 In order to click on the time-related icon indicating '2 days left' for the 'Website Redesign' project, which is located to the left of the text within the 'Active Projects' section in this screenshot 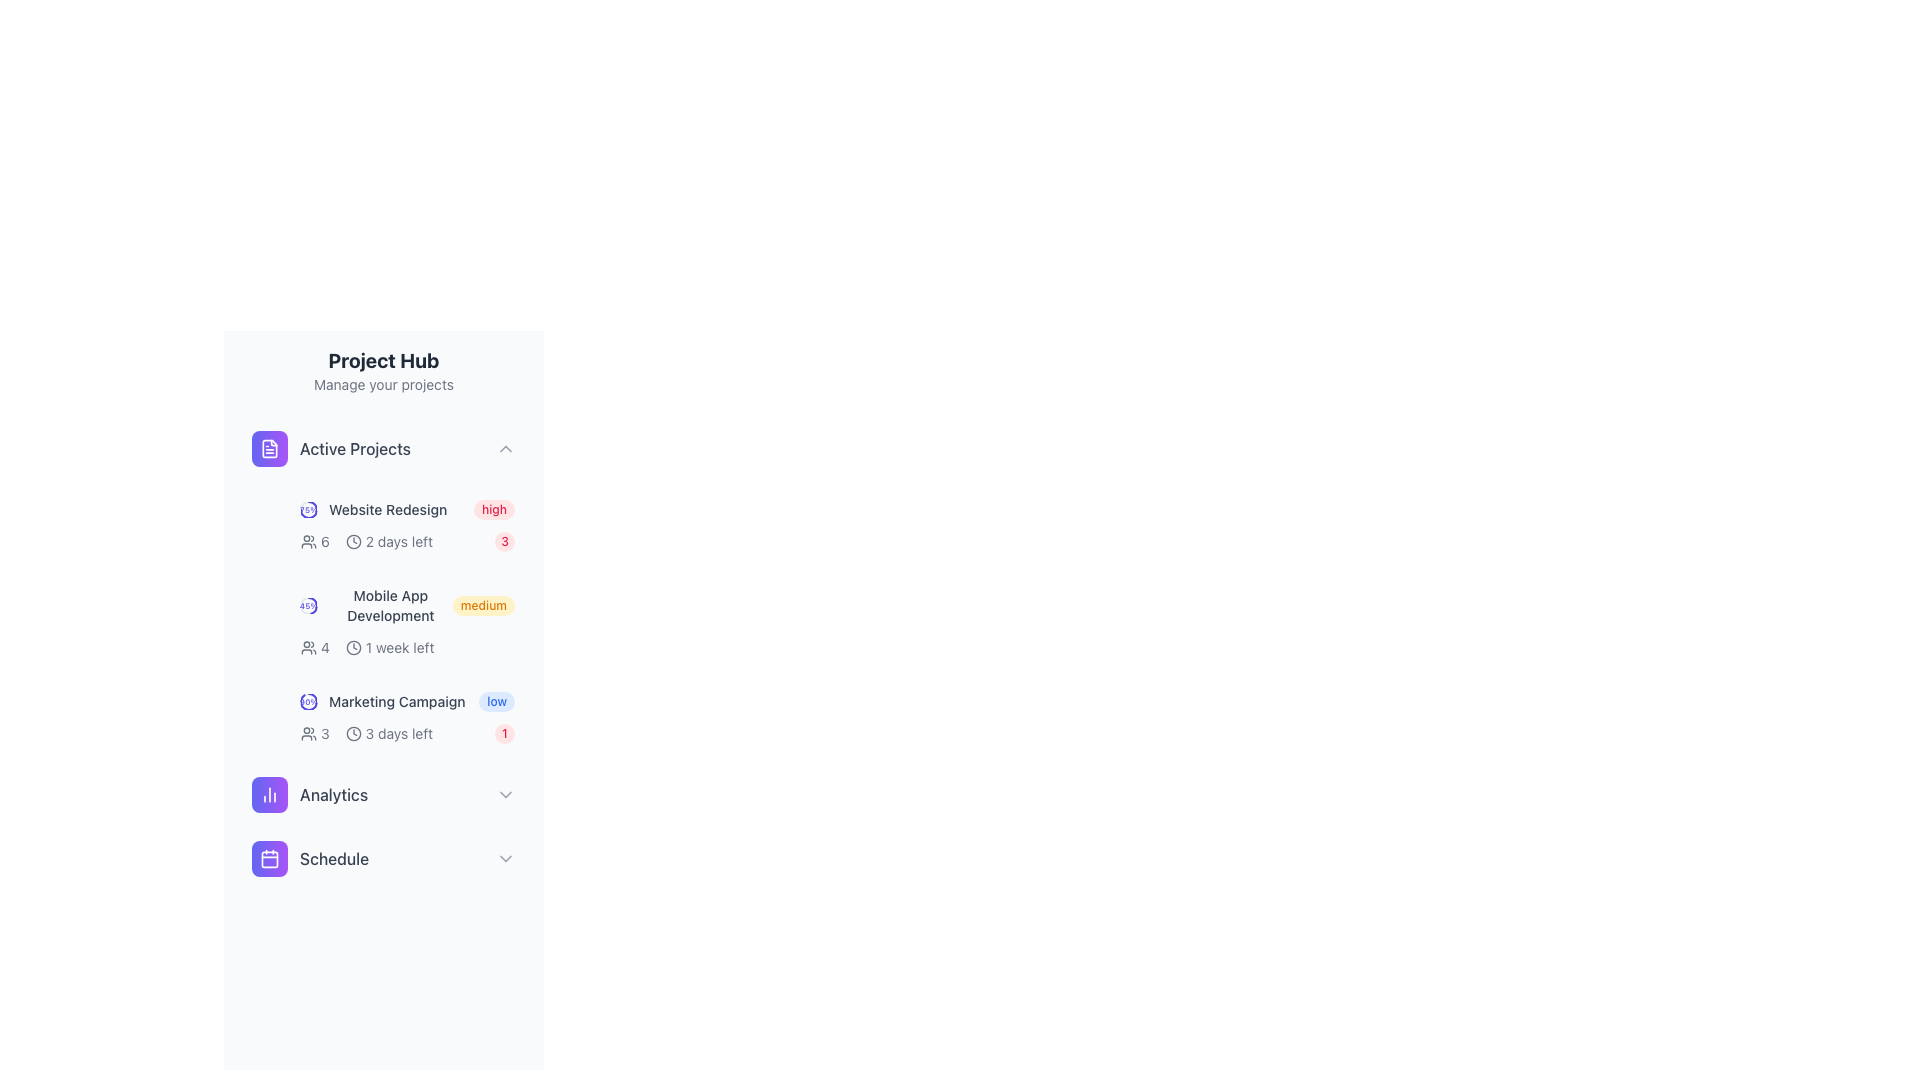, I will do `click(353, 542)`.